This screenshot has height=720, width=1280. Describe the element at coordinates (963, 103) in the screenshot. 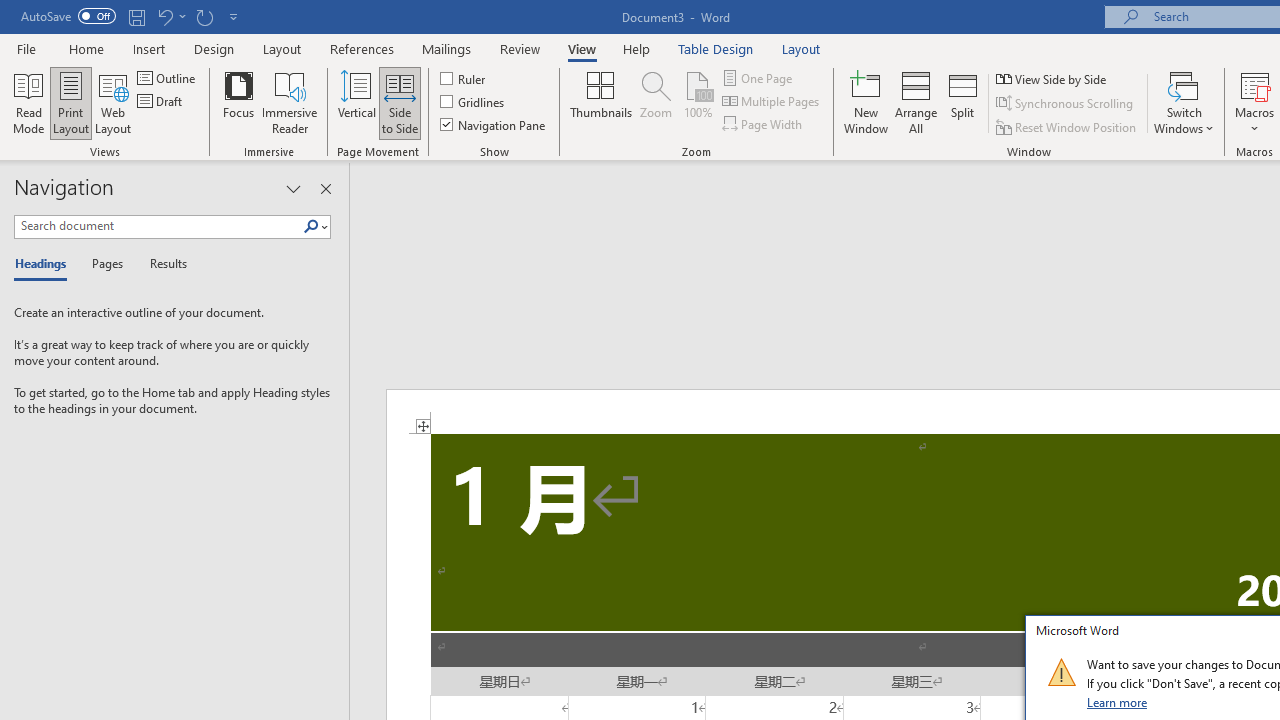

I see `'Split'` at that location.